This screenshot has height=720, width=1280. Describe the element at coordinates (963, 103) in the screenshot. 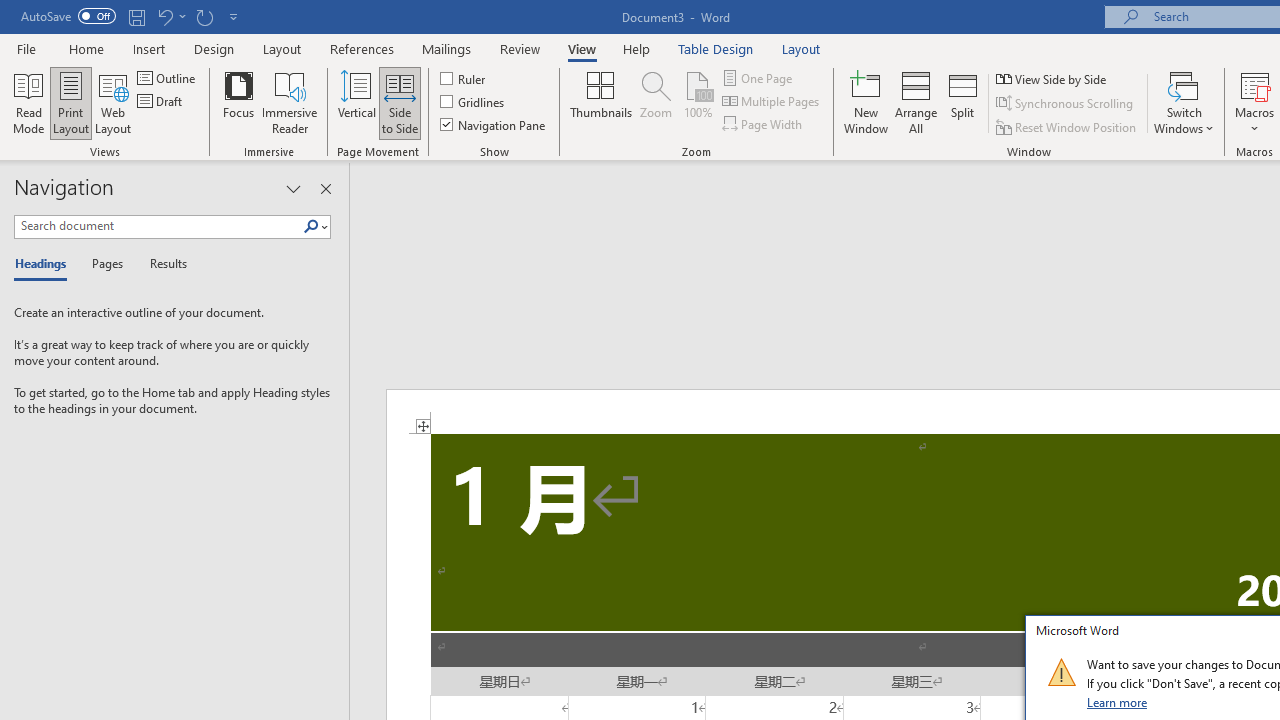

I see `'Split'` at that location.